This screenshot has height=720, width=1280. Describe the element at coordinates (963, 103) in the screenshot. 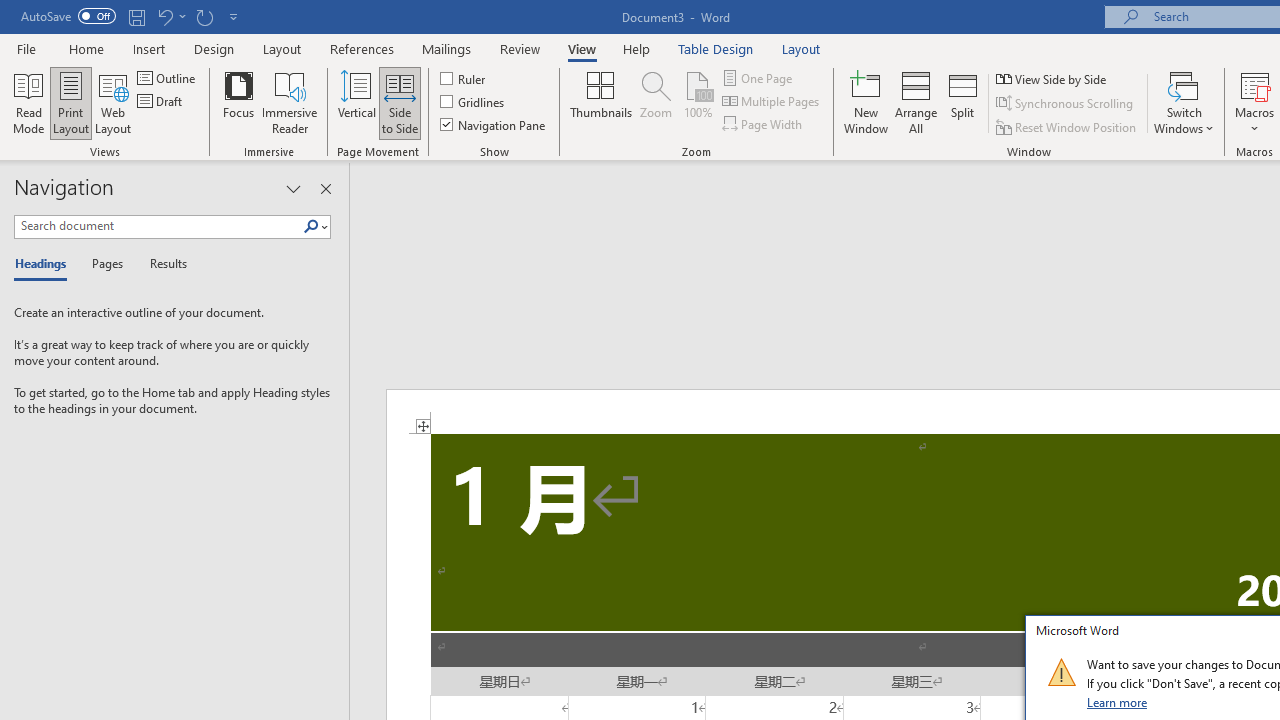

I see `'Split'` at that location.